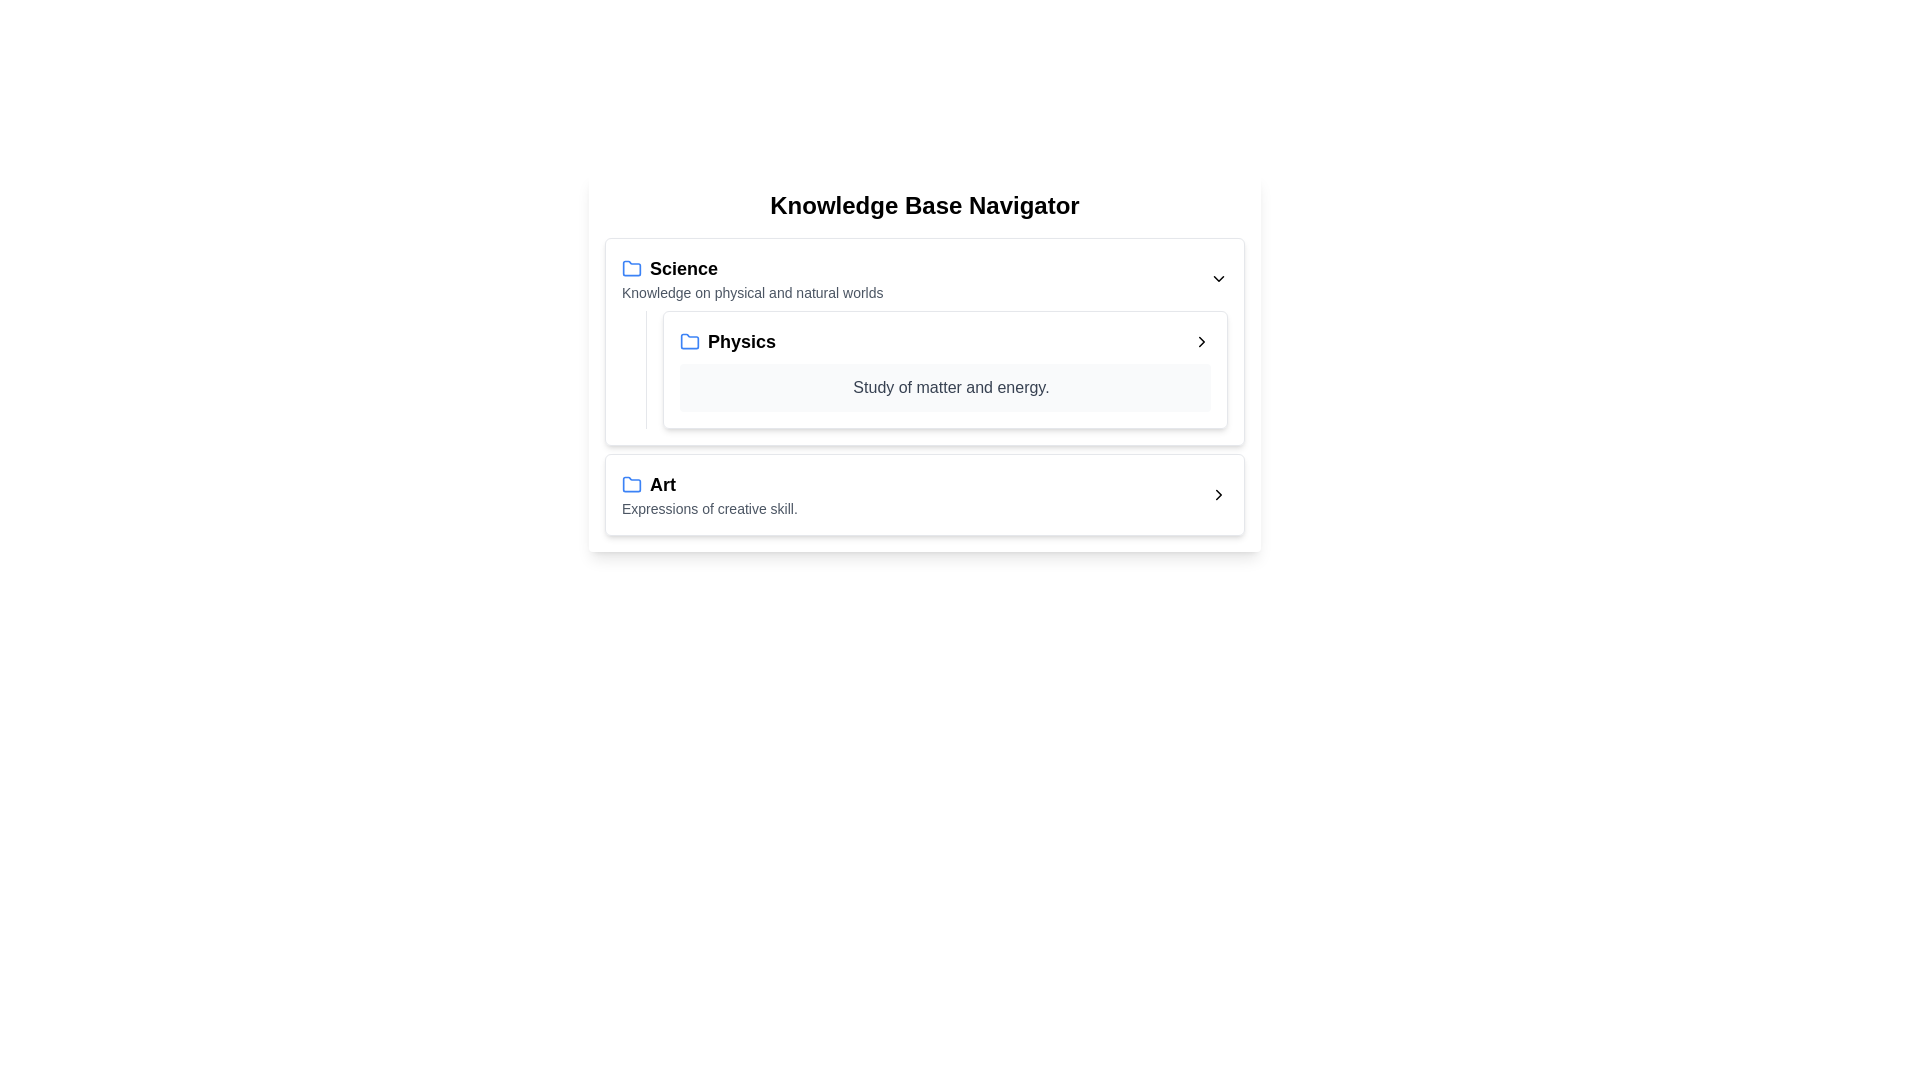  I want to click on the 'Physics' topic card within the 'Knowledge Base Navigator', so click(924, 362).